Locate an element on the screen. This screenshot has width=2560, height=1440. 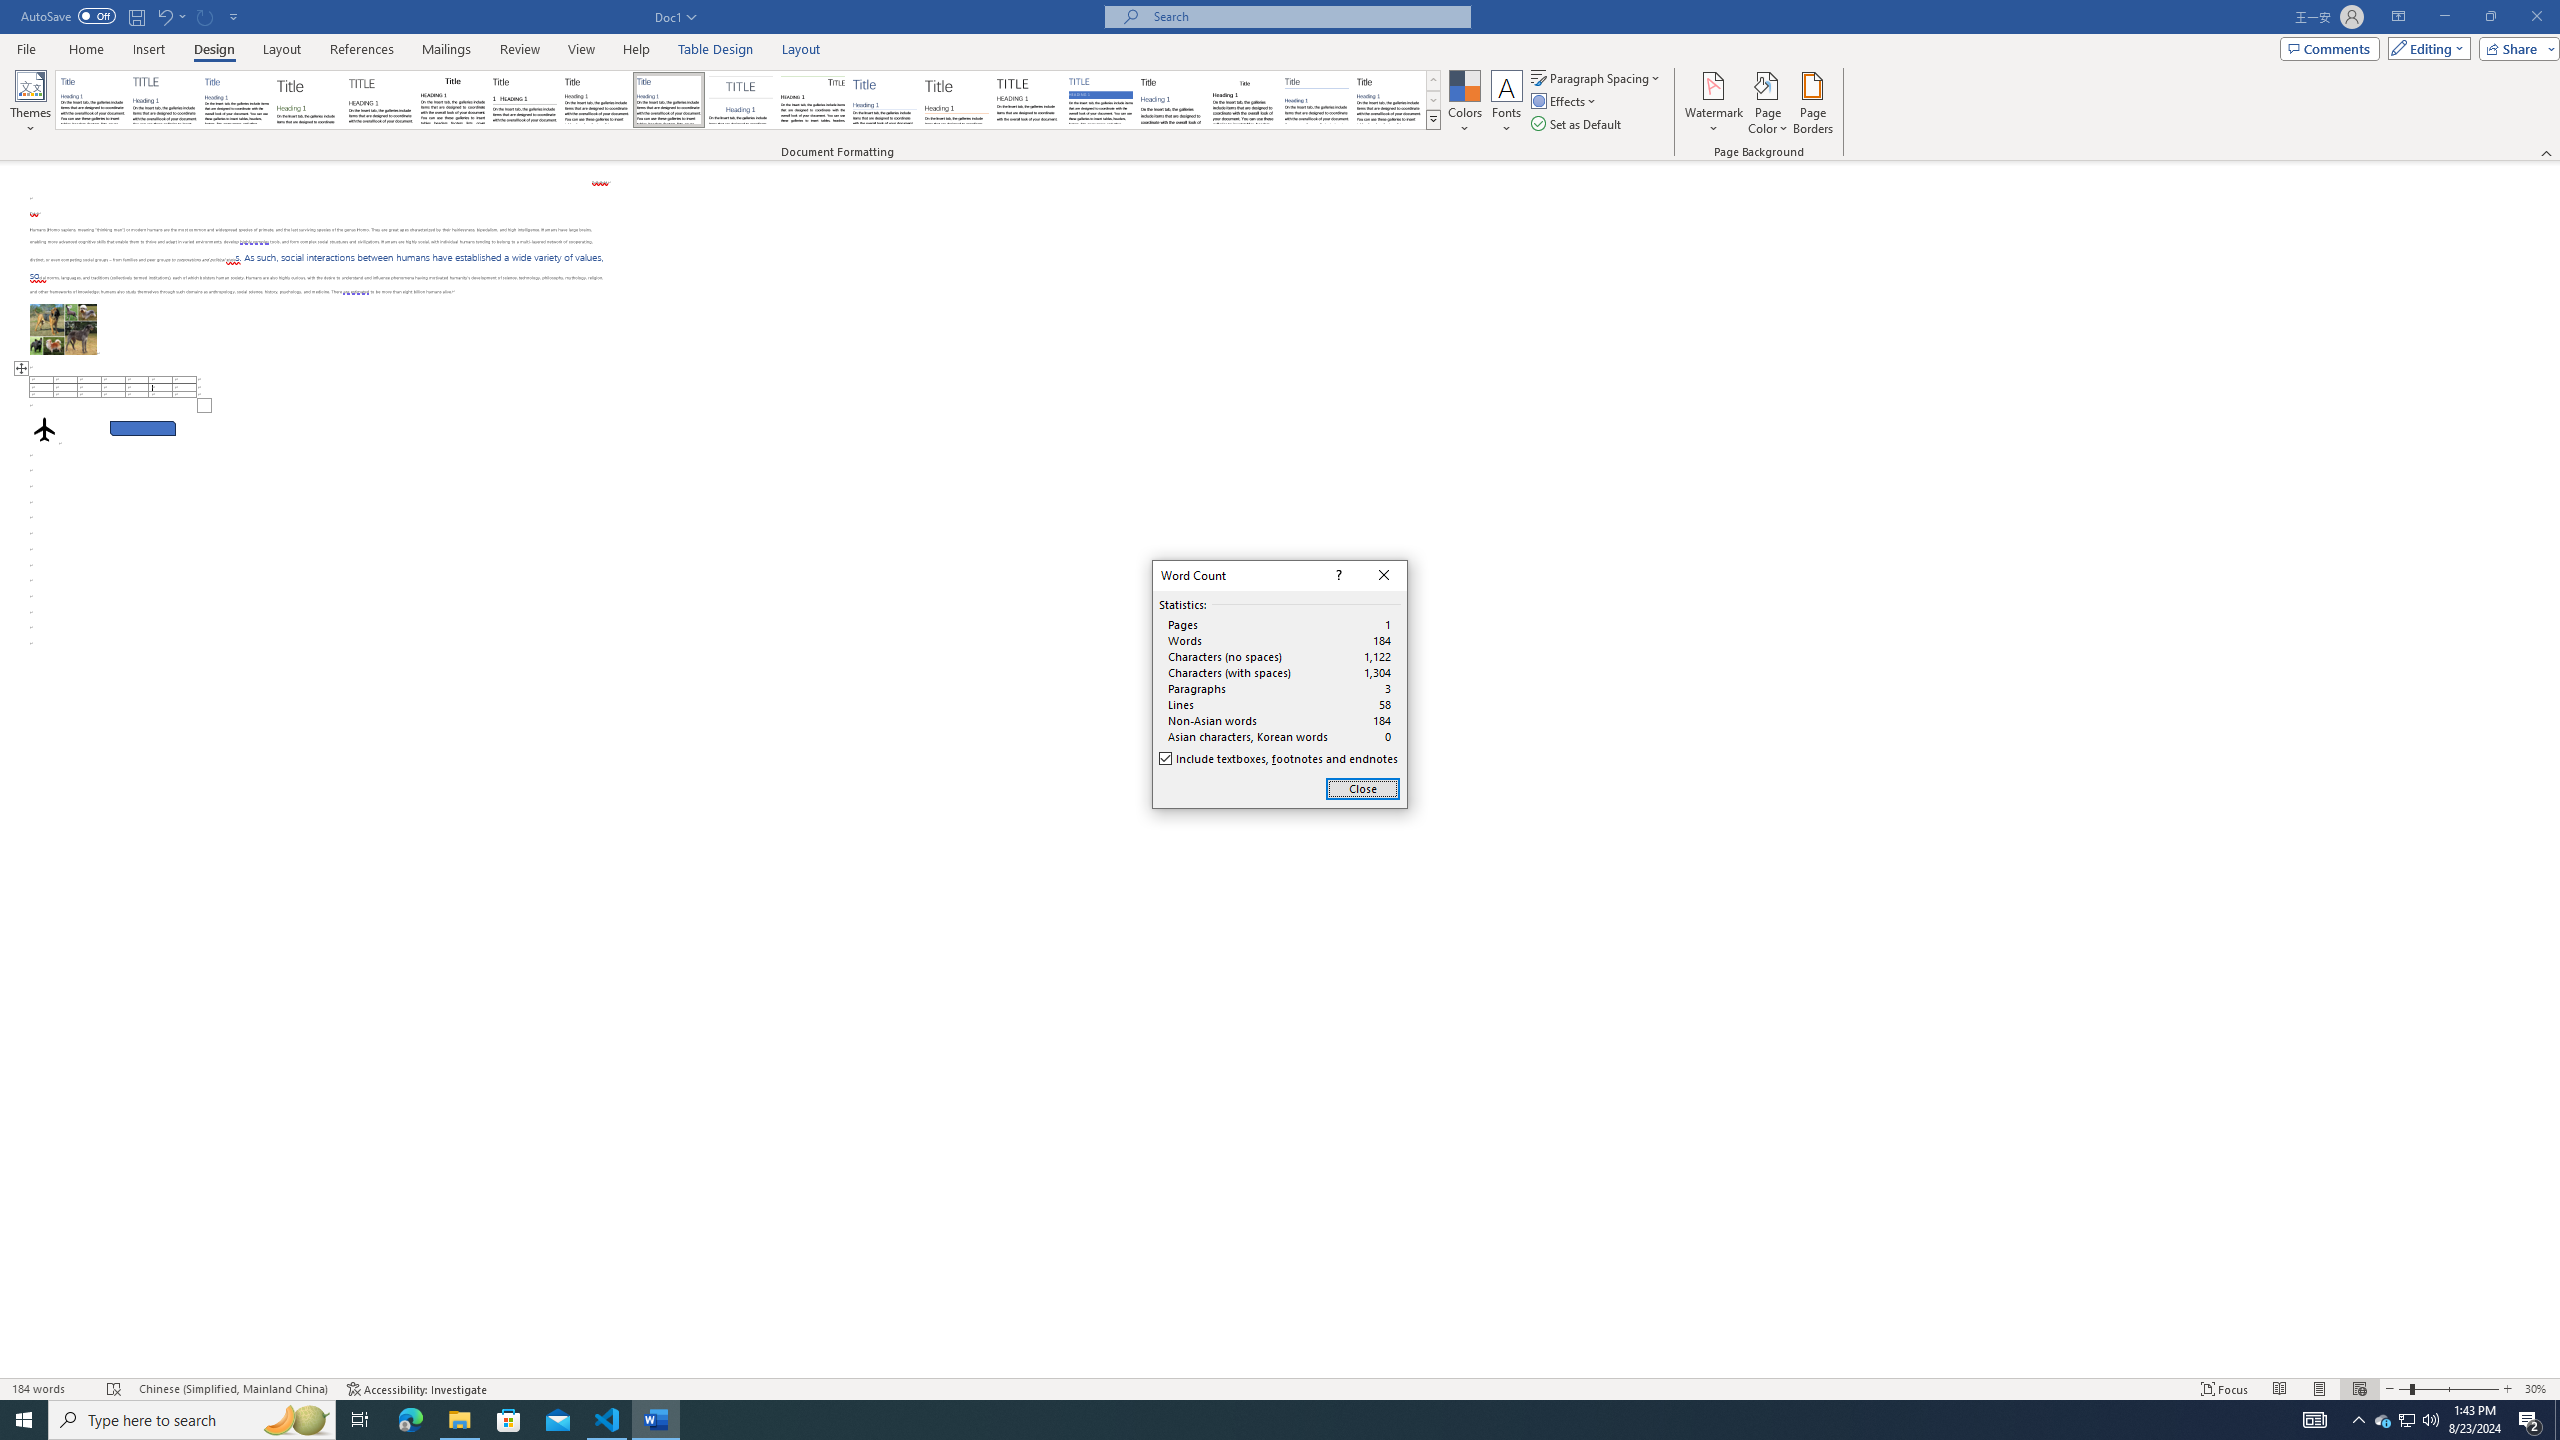
'Themes' is located at coordinates (29, 103).